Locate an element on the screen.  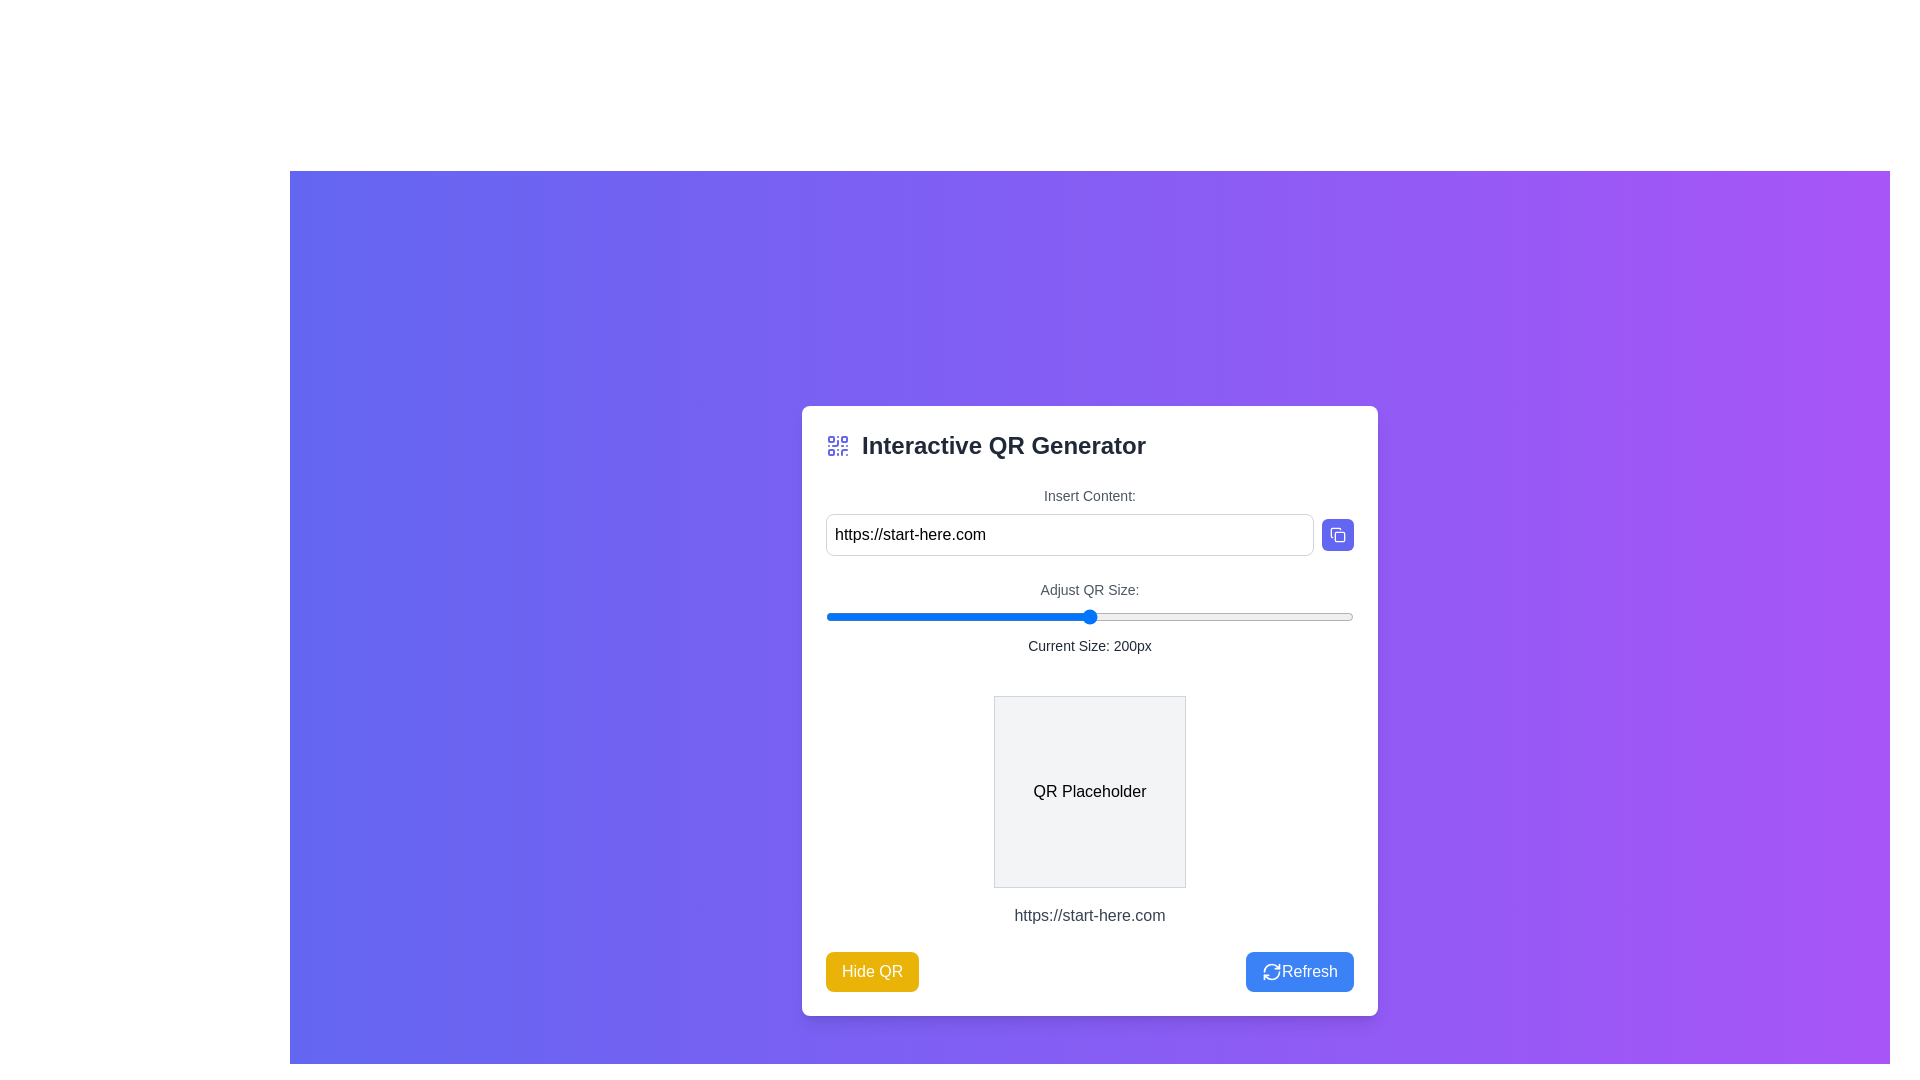
the 'Refresh' button, which has a blue background, rounded corners, and features the text 'Refresh' in white with a circular arrow icon on its left side, located near the bottom-right corner of the white panel is located at coordinates (1300, 971).